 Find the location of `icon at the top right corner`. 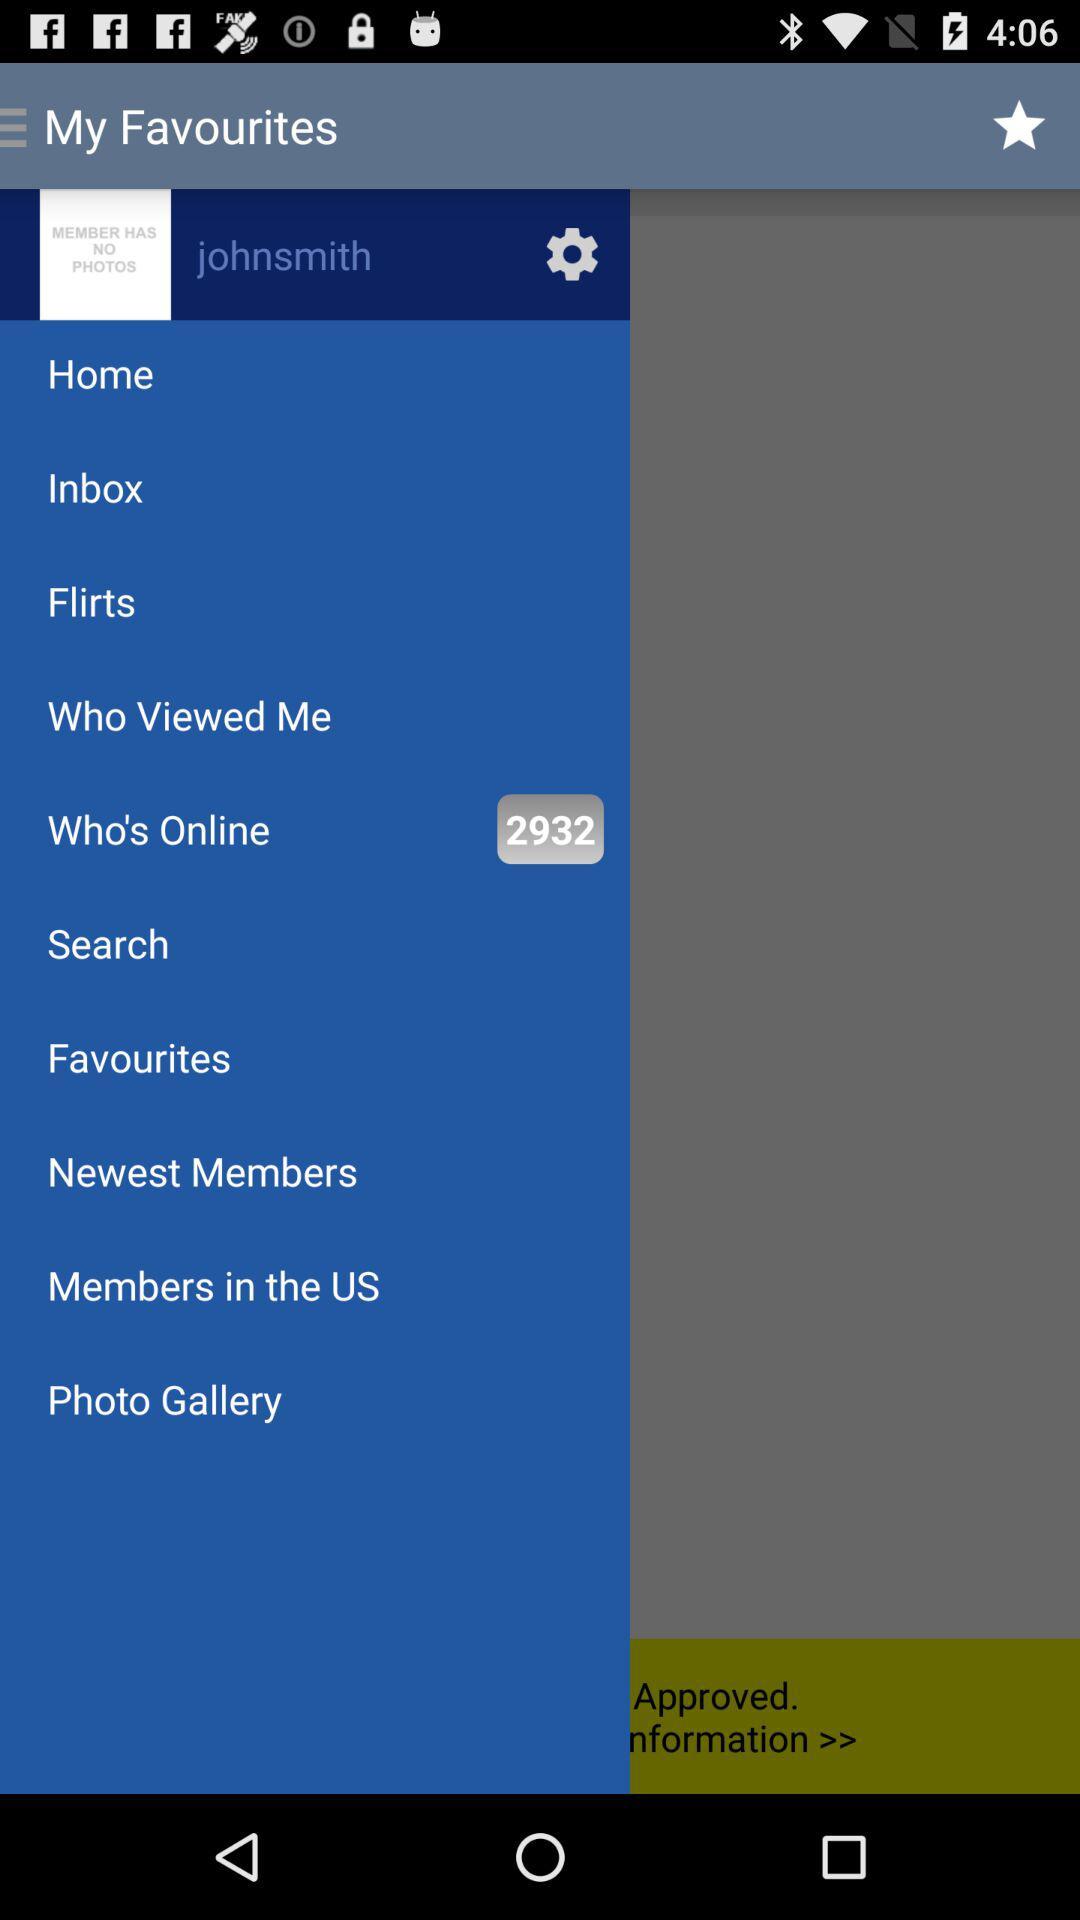

icon at the top right corner is located at coordinates (1019, 124).